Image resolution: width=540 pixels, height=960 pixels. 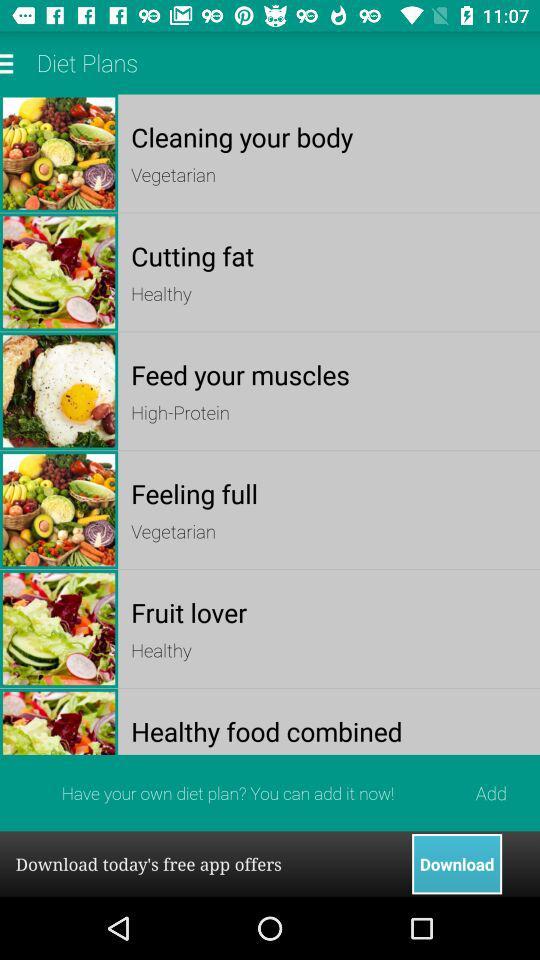 I want to click on high-protein app, so click(x=329, y=411).